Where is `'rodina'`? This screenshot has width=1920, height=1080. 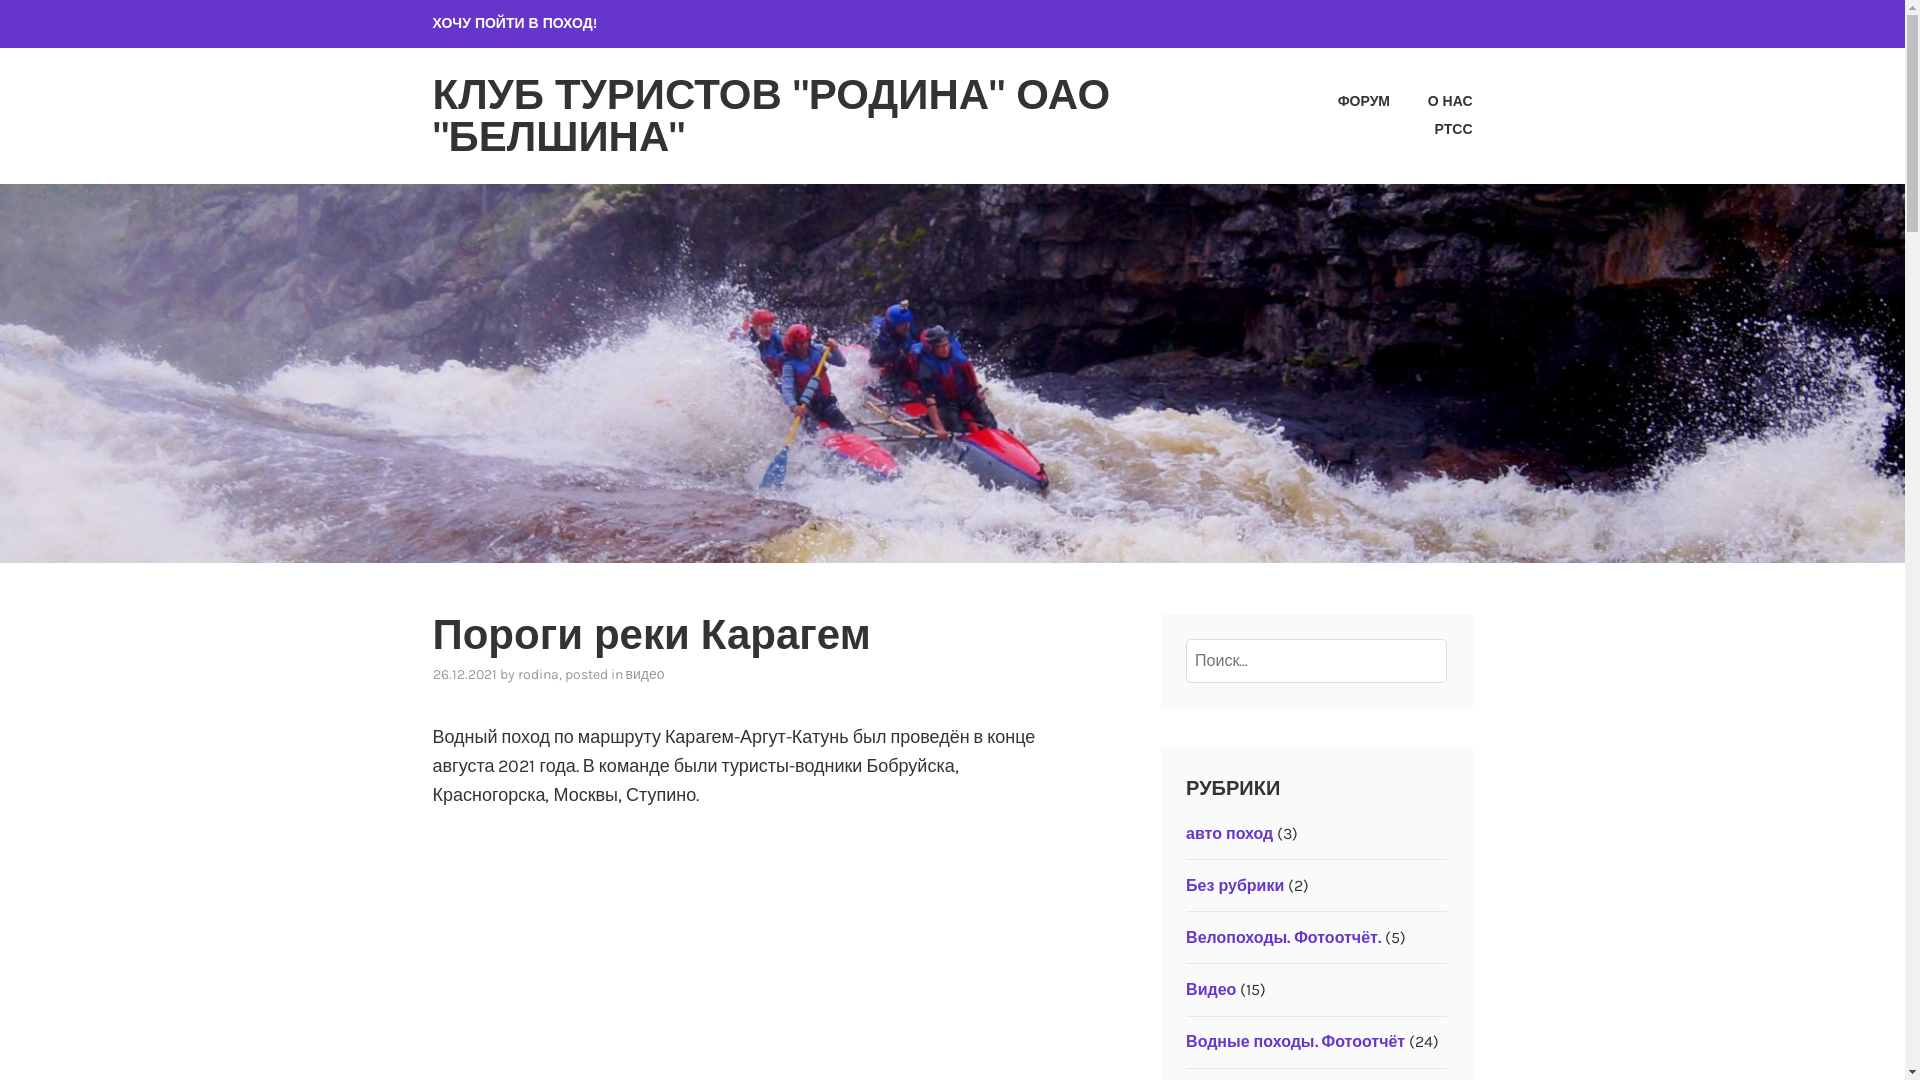 'rodina' is located at coordinates (538, 674).